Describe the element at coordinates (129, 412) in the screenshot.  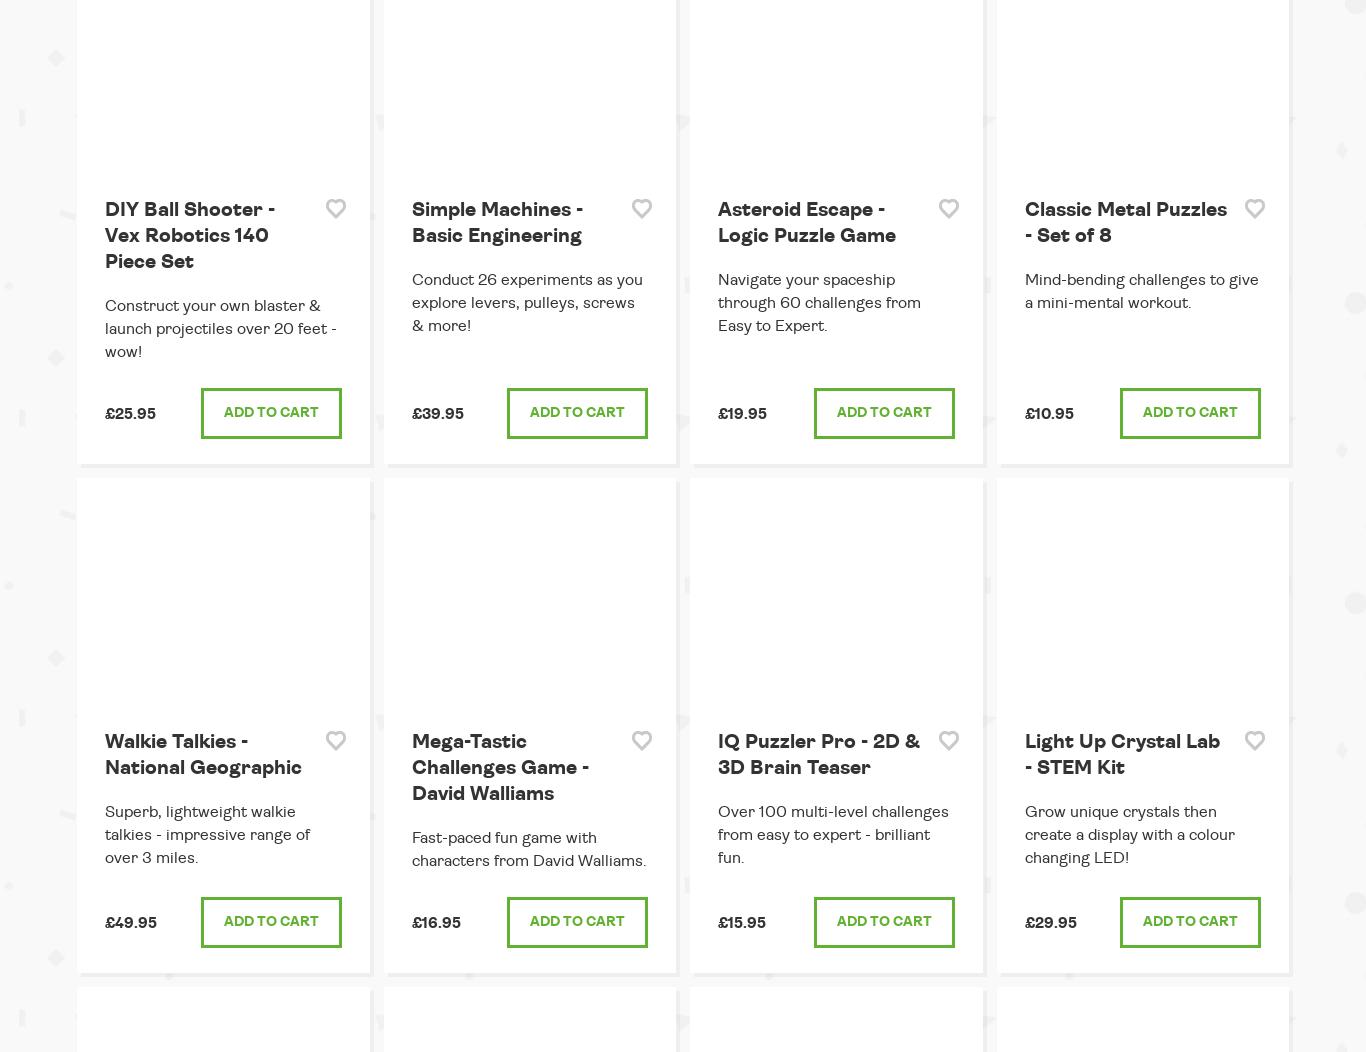
I see `'£25.95'` at that location.